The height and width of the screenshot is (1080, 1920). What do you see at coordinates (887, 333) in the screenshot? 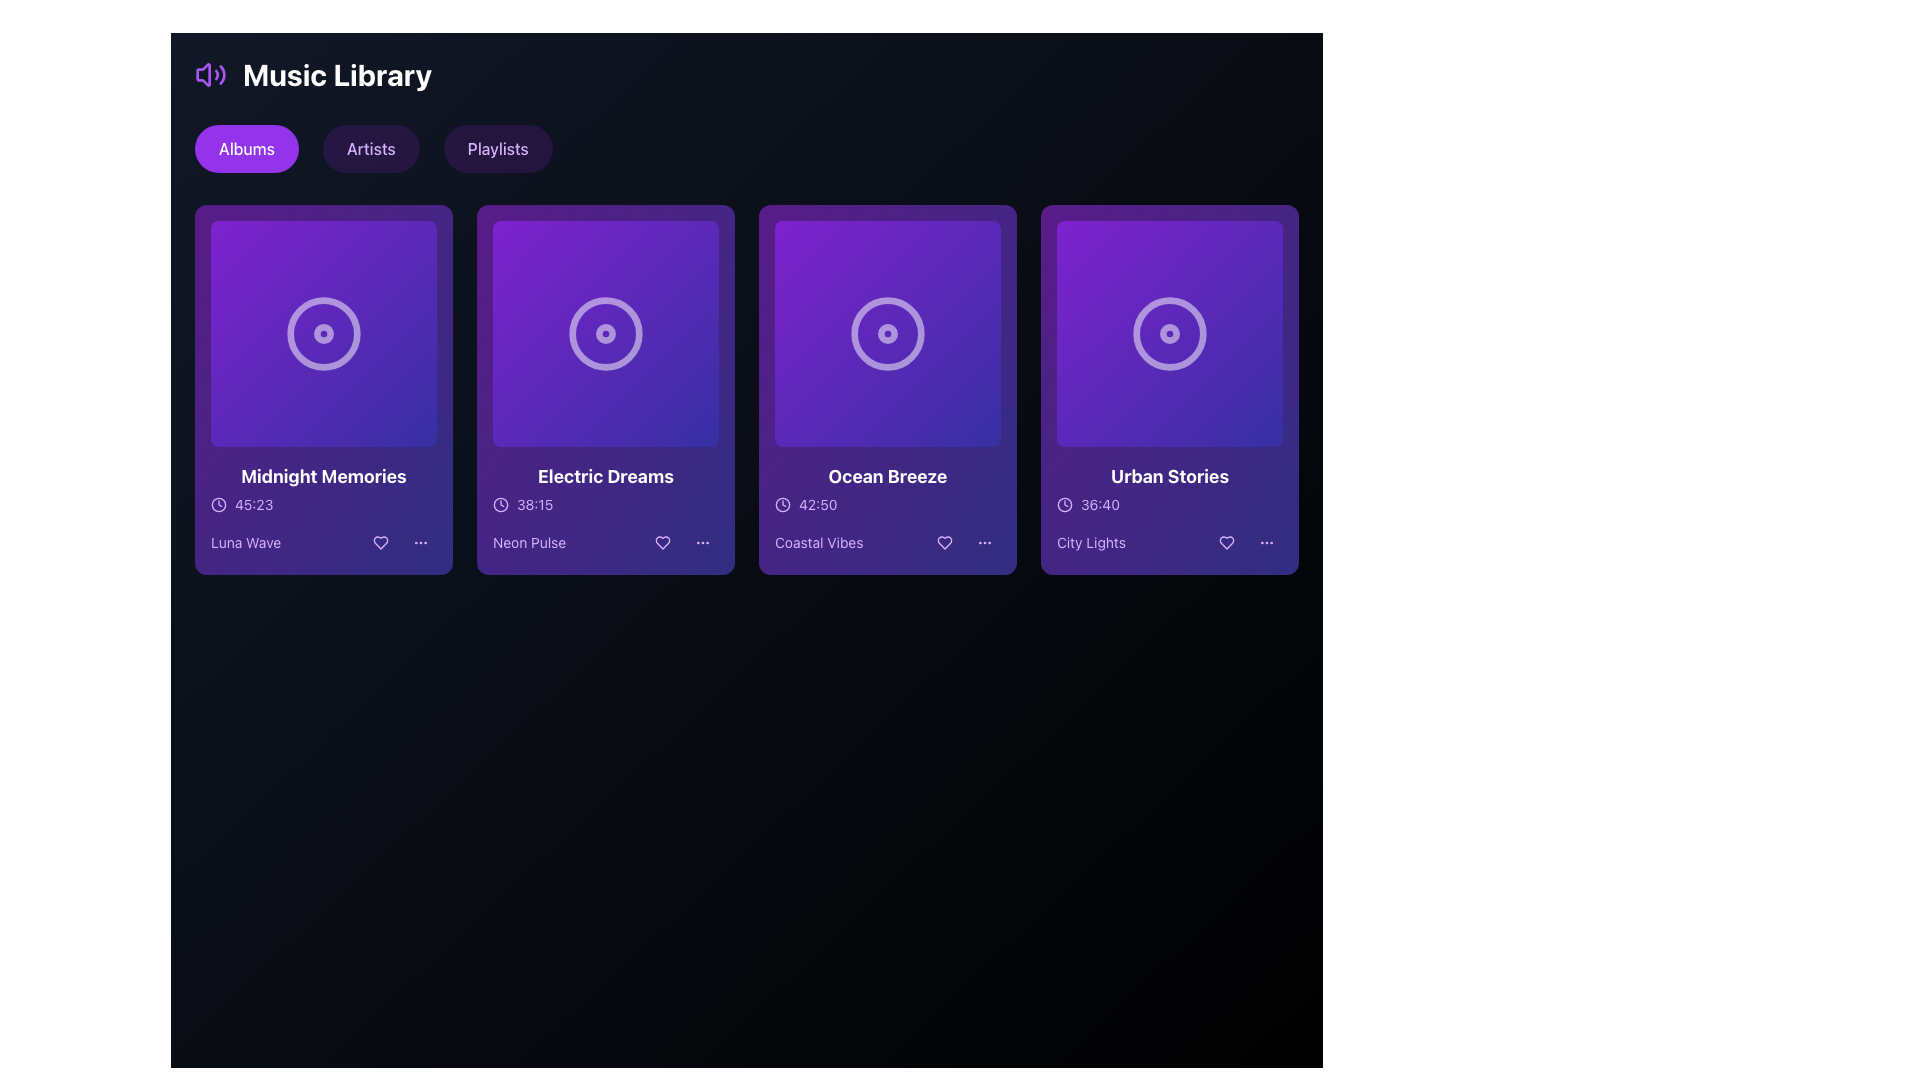
I see `the smaller SVG circle element at the center of the decorative icon on the 'Ocean Breeze' card, which is the third card from the left in the grid layout` at bounding box center [887, 333].